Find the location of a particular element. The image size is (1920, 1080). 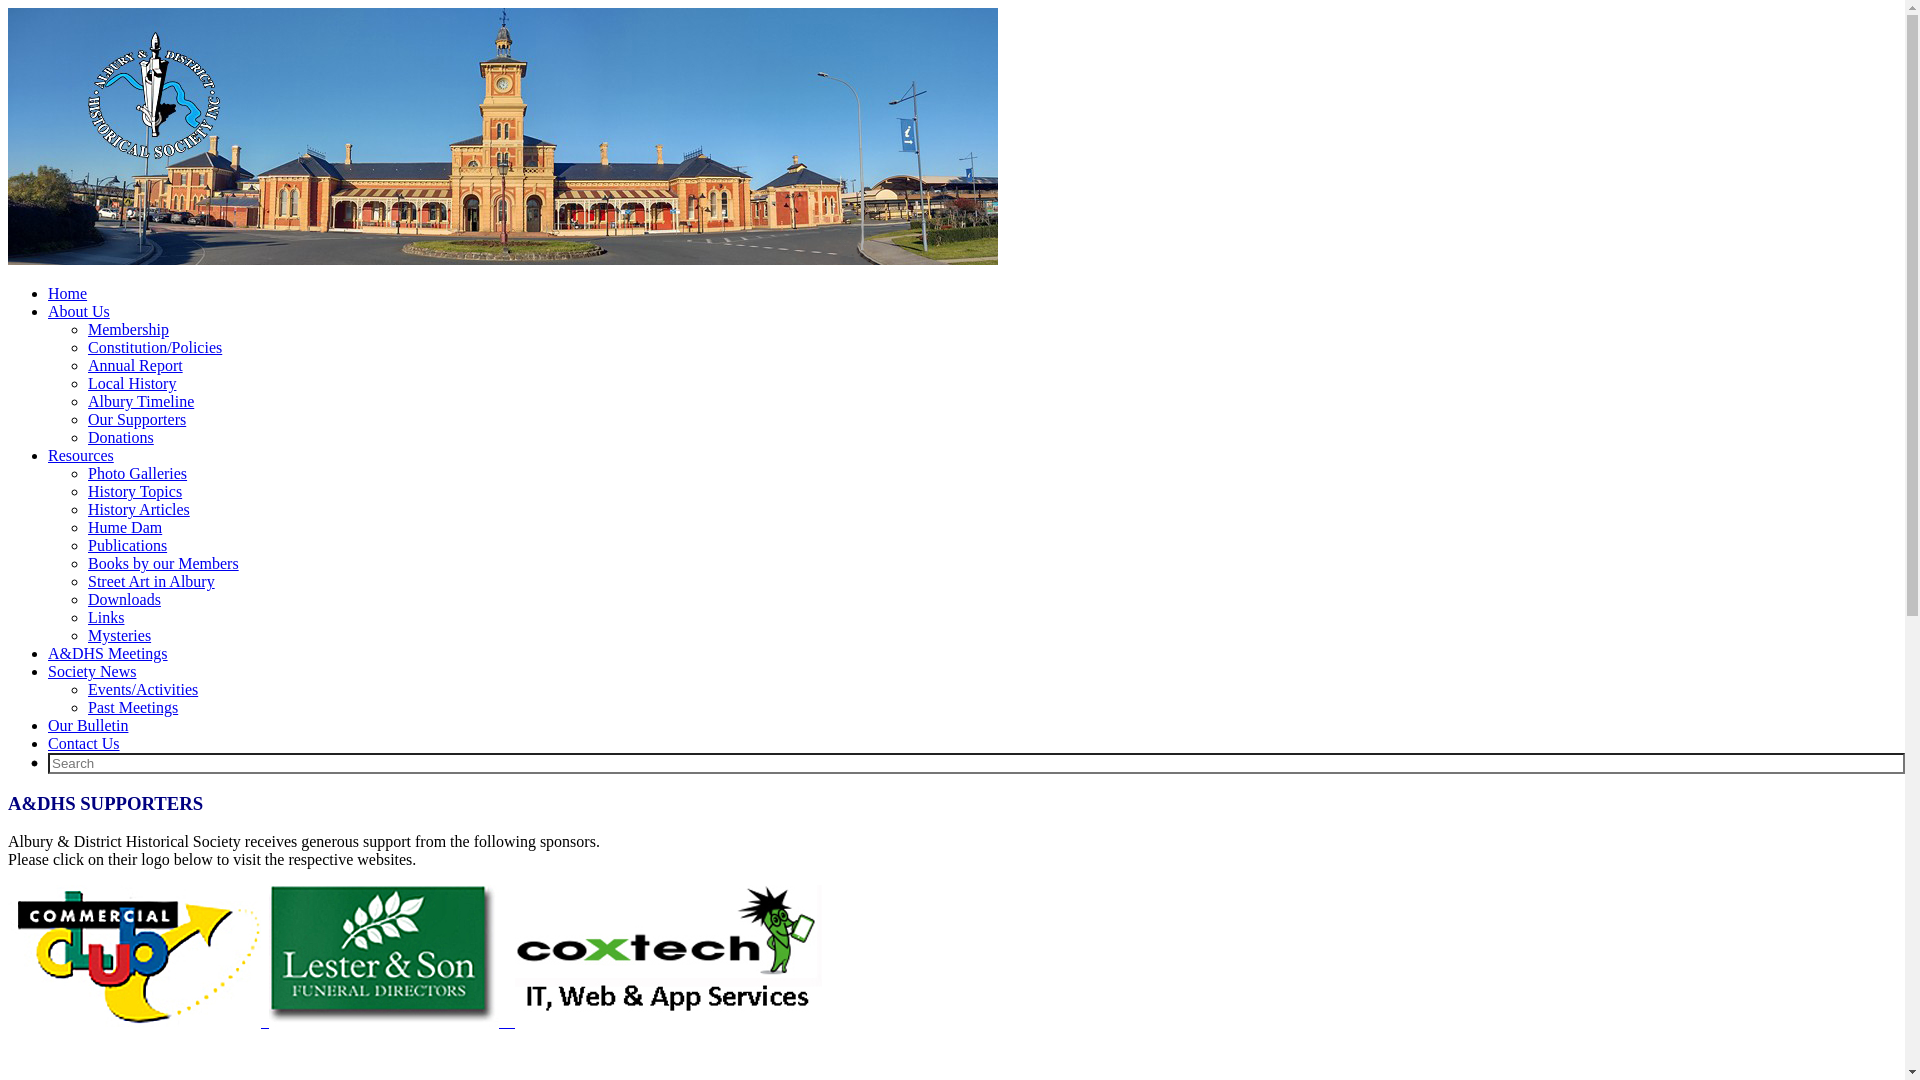

'Constitution/Policies' is located at coordinates (153, 346).